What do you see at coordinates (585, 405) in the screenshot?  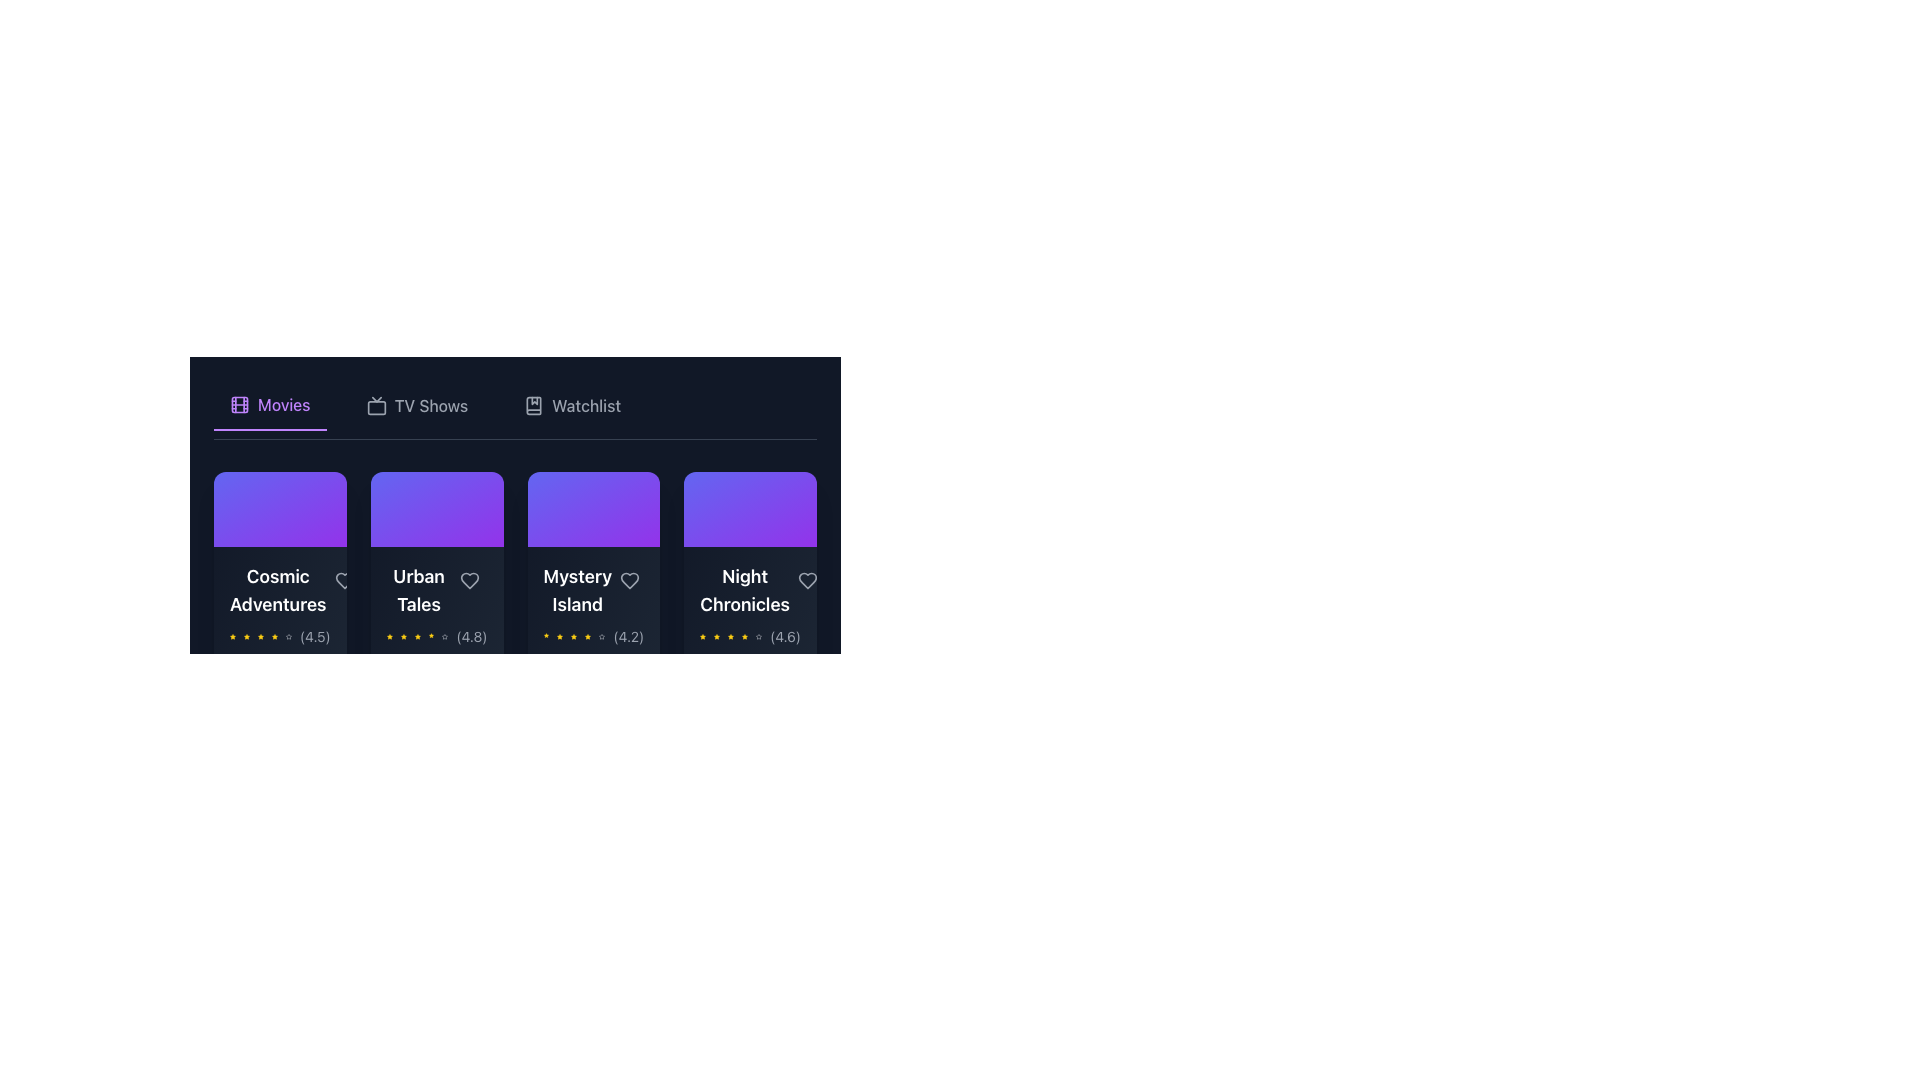 I see `the Text label in the horizontal navigation bar` at bounding box center [585, 405].